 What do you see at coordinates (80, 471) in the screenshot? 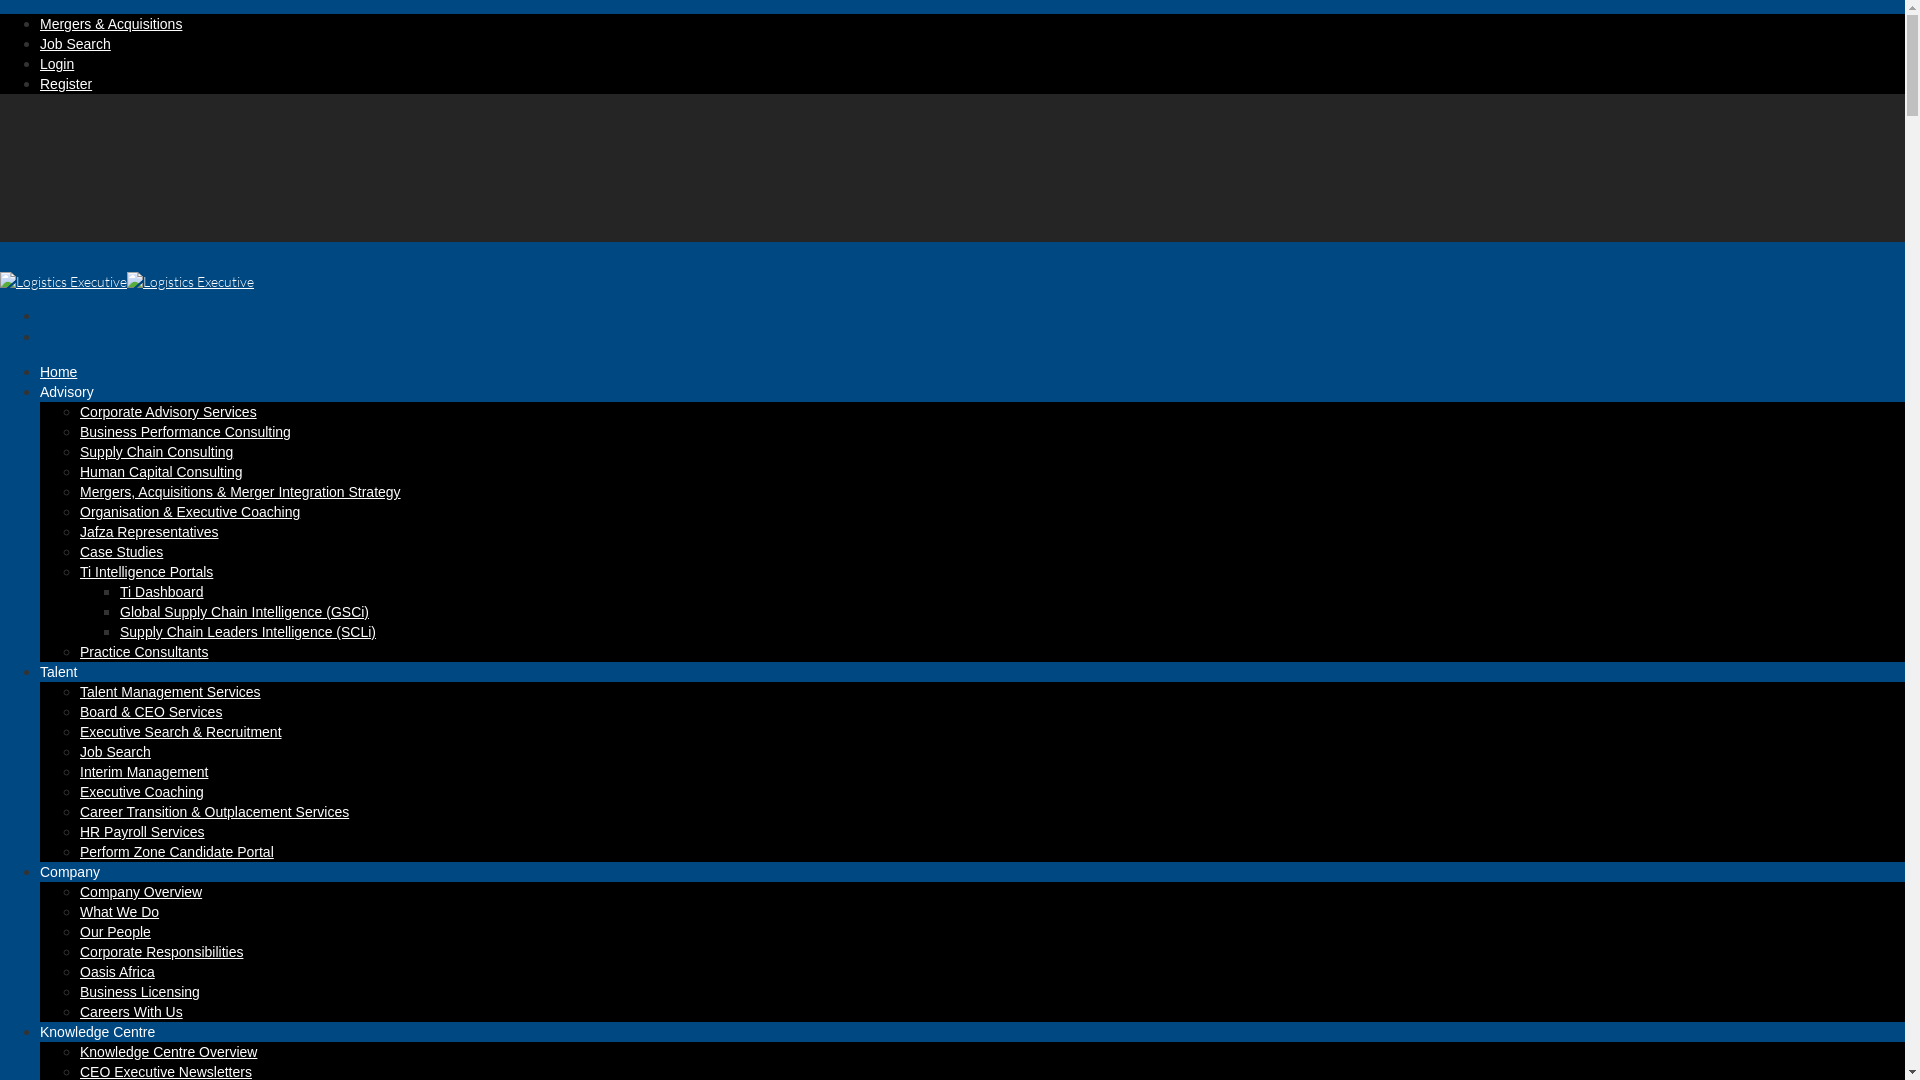
I see `'Human Capital Consulting'` at bounding box center [80, 471].